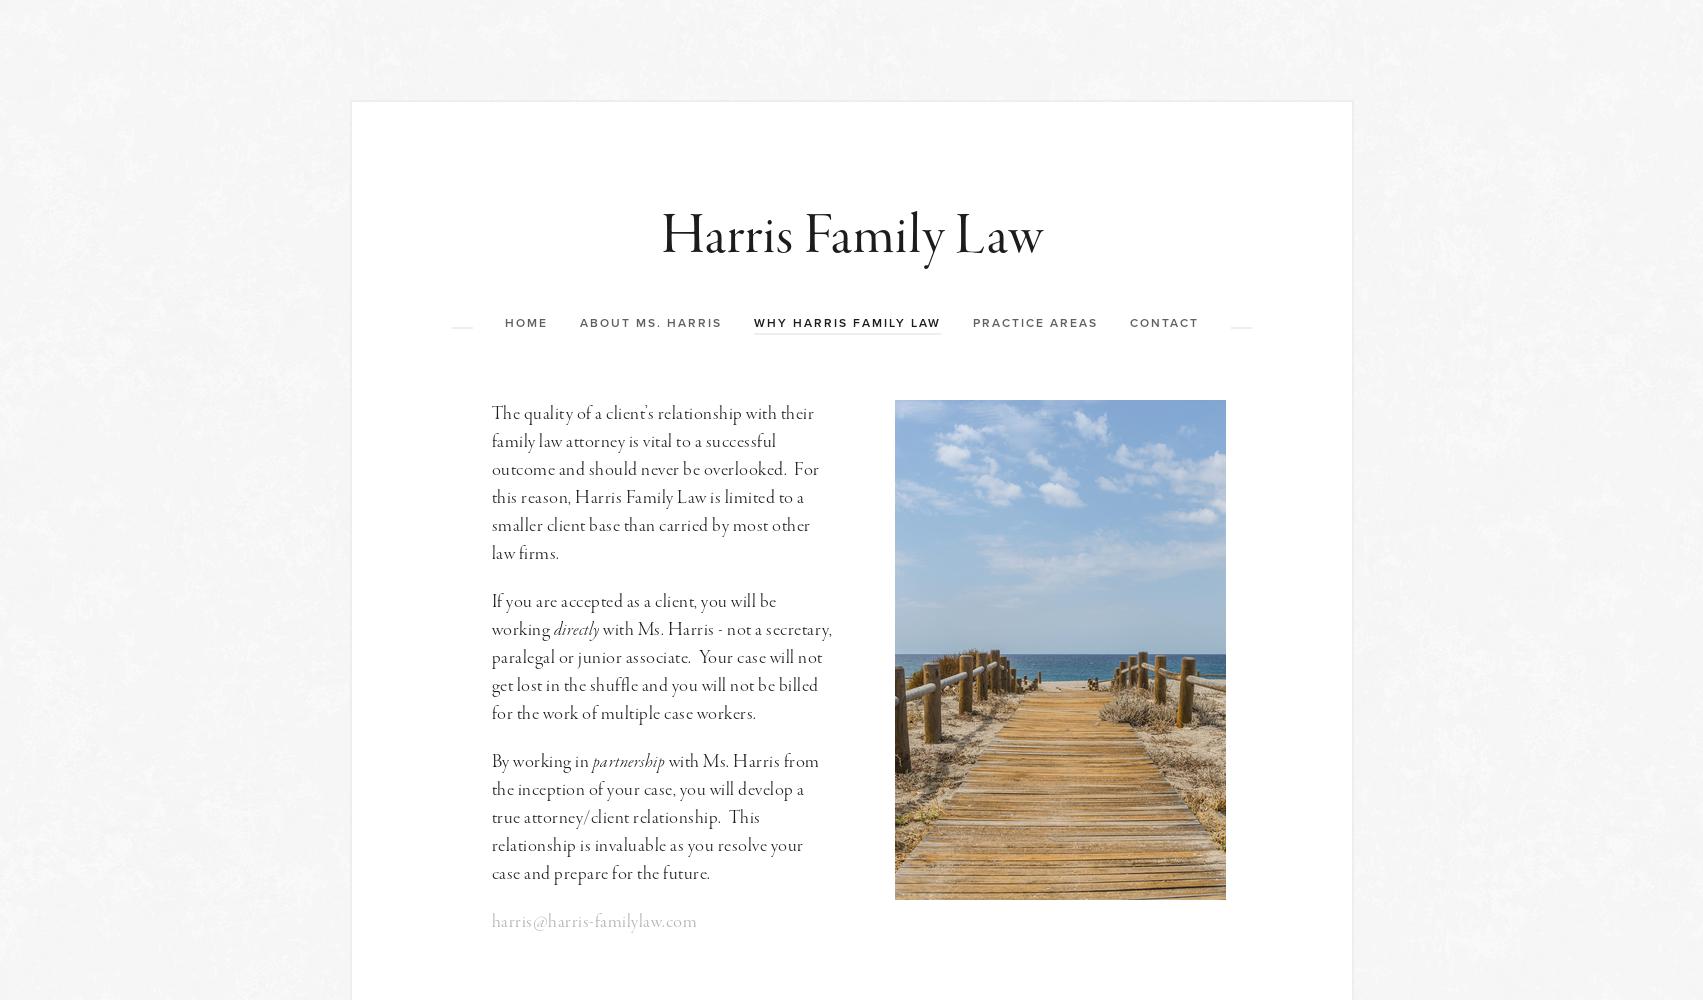 This screenshot has height=1000, width=1703. What do you see at coordinates (593, 921) in the screenshot?
I see `'harris@harris-familylaw.com'` at bounding box center [593, 921].